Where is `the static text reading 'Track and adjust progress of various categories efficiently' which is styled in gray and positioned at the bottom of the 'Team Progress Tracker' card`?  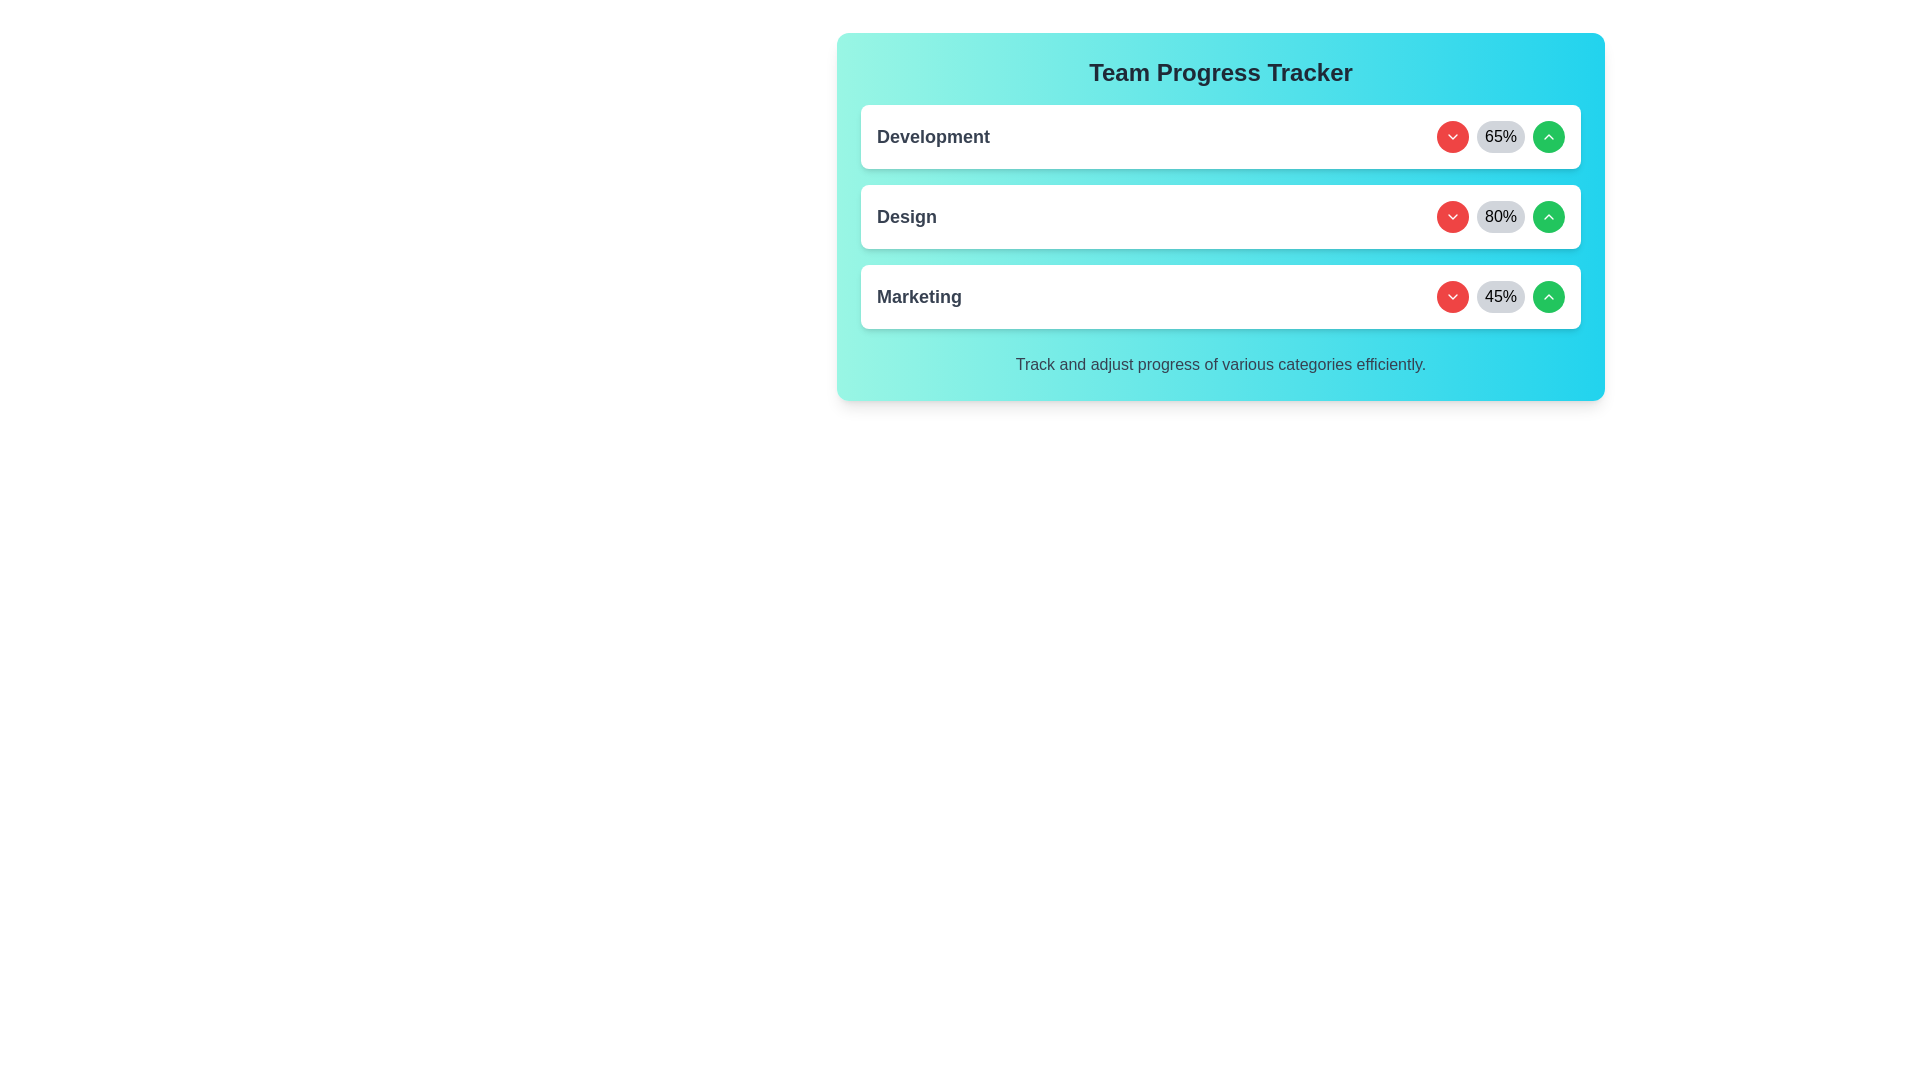
the static text reading 'Track and adjust progress of various categories efficiently' which is styled in gray and positioned at the bottom of the 'Team Progress Tracker' card is located at coordinates (1219, 365).